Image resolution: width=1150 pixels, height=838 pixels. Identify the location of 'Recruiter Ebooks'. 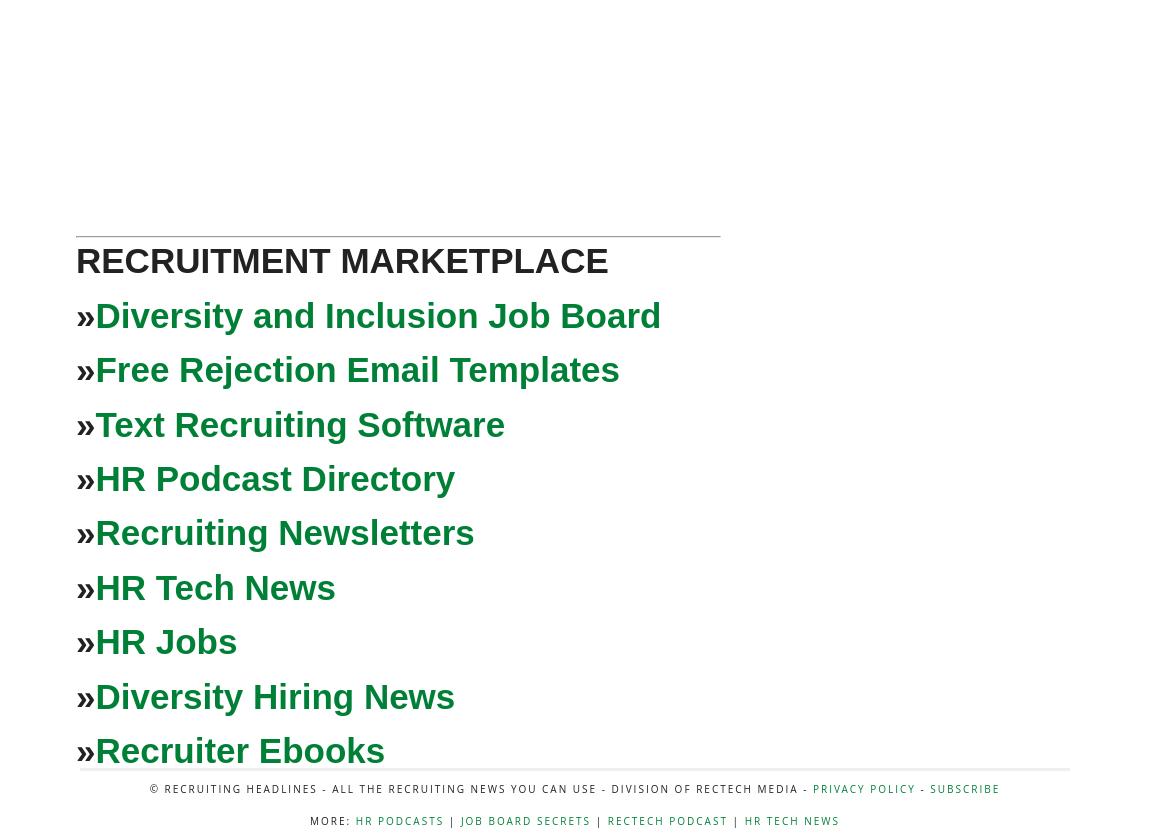
(239, 749).